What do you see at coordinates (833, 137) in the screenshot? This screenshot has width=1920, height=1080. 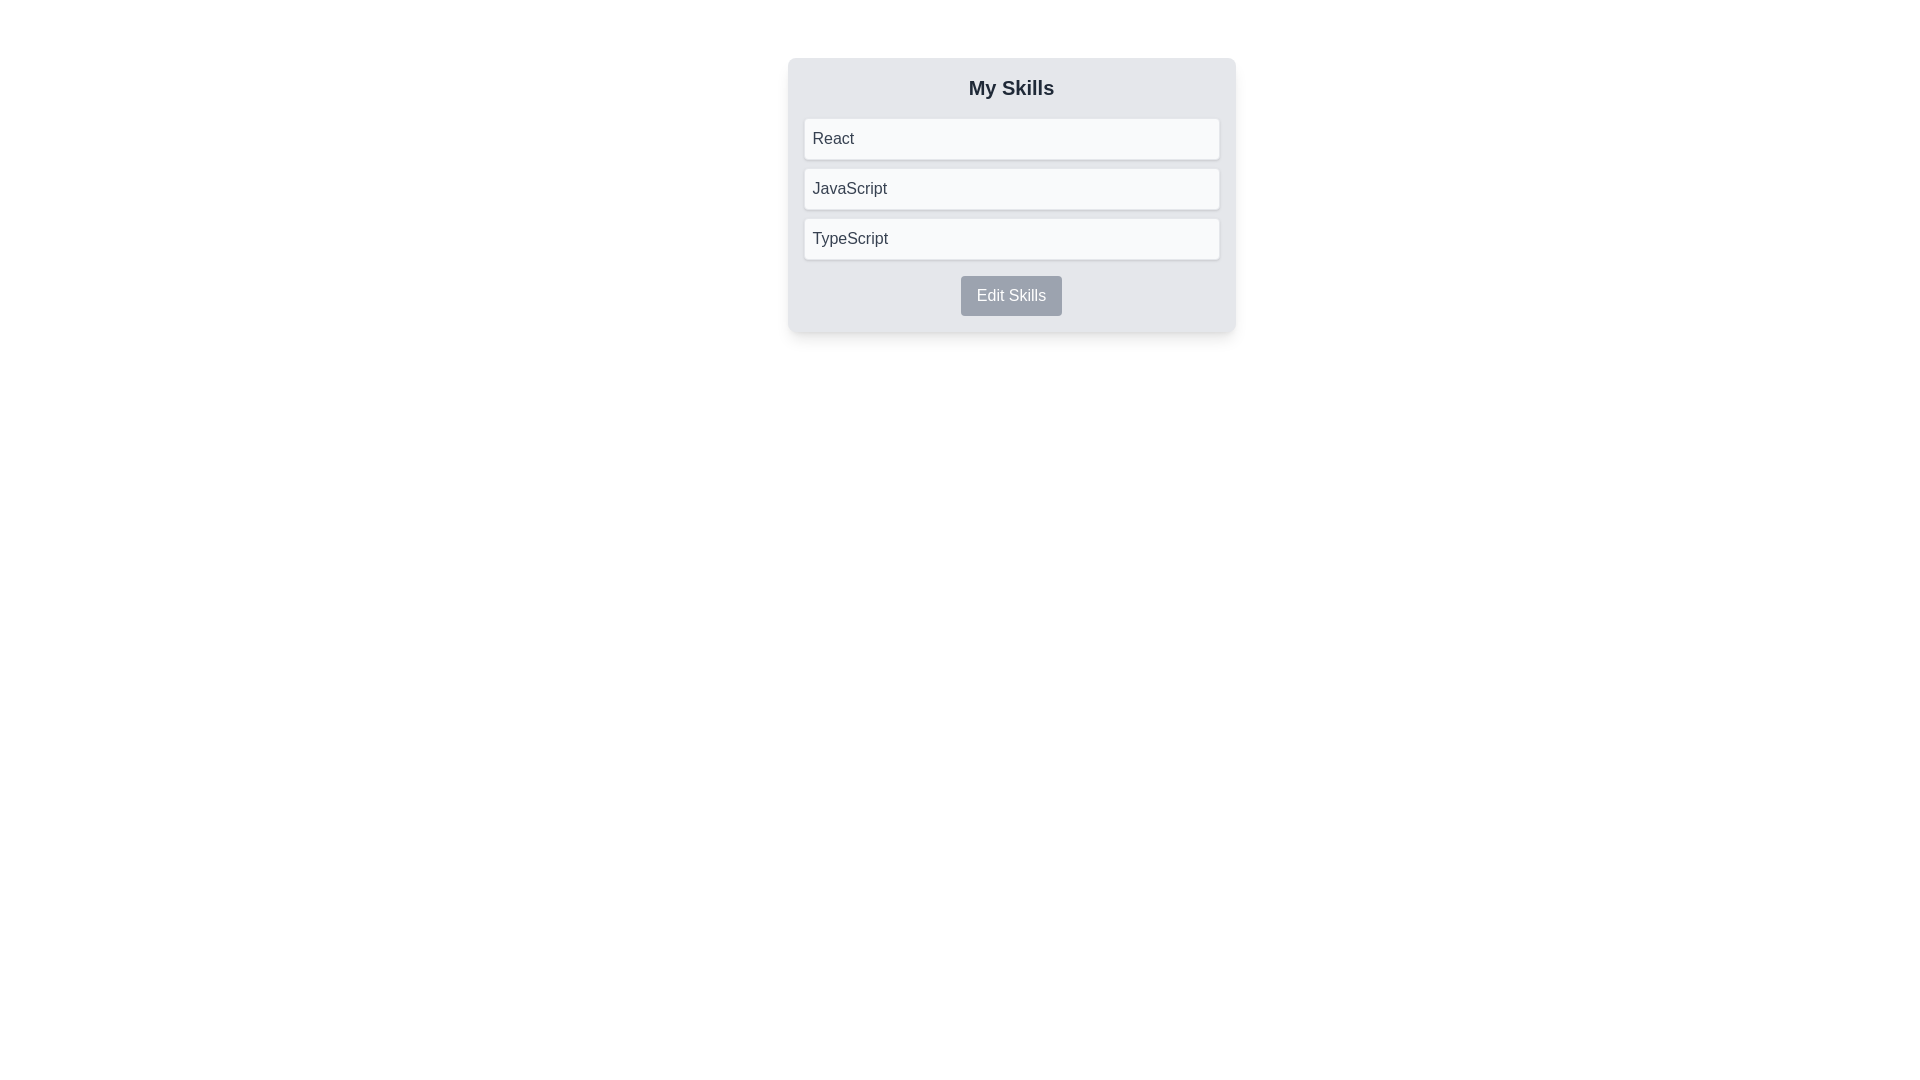 I see `the text label displaying 'React' in a dark gray color, which is the first line of text in the skills list under 'My Skills'` at bounding box center [833, 137].